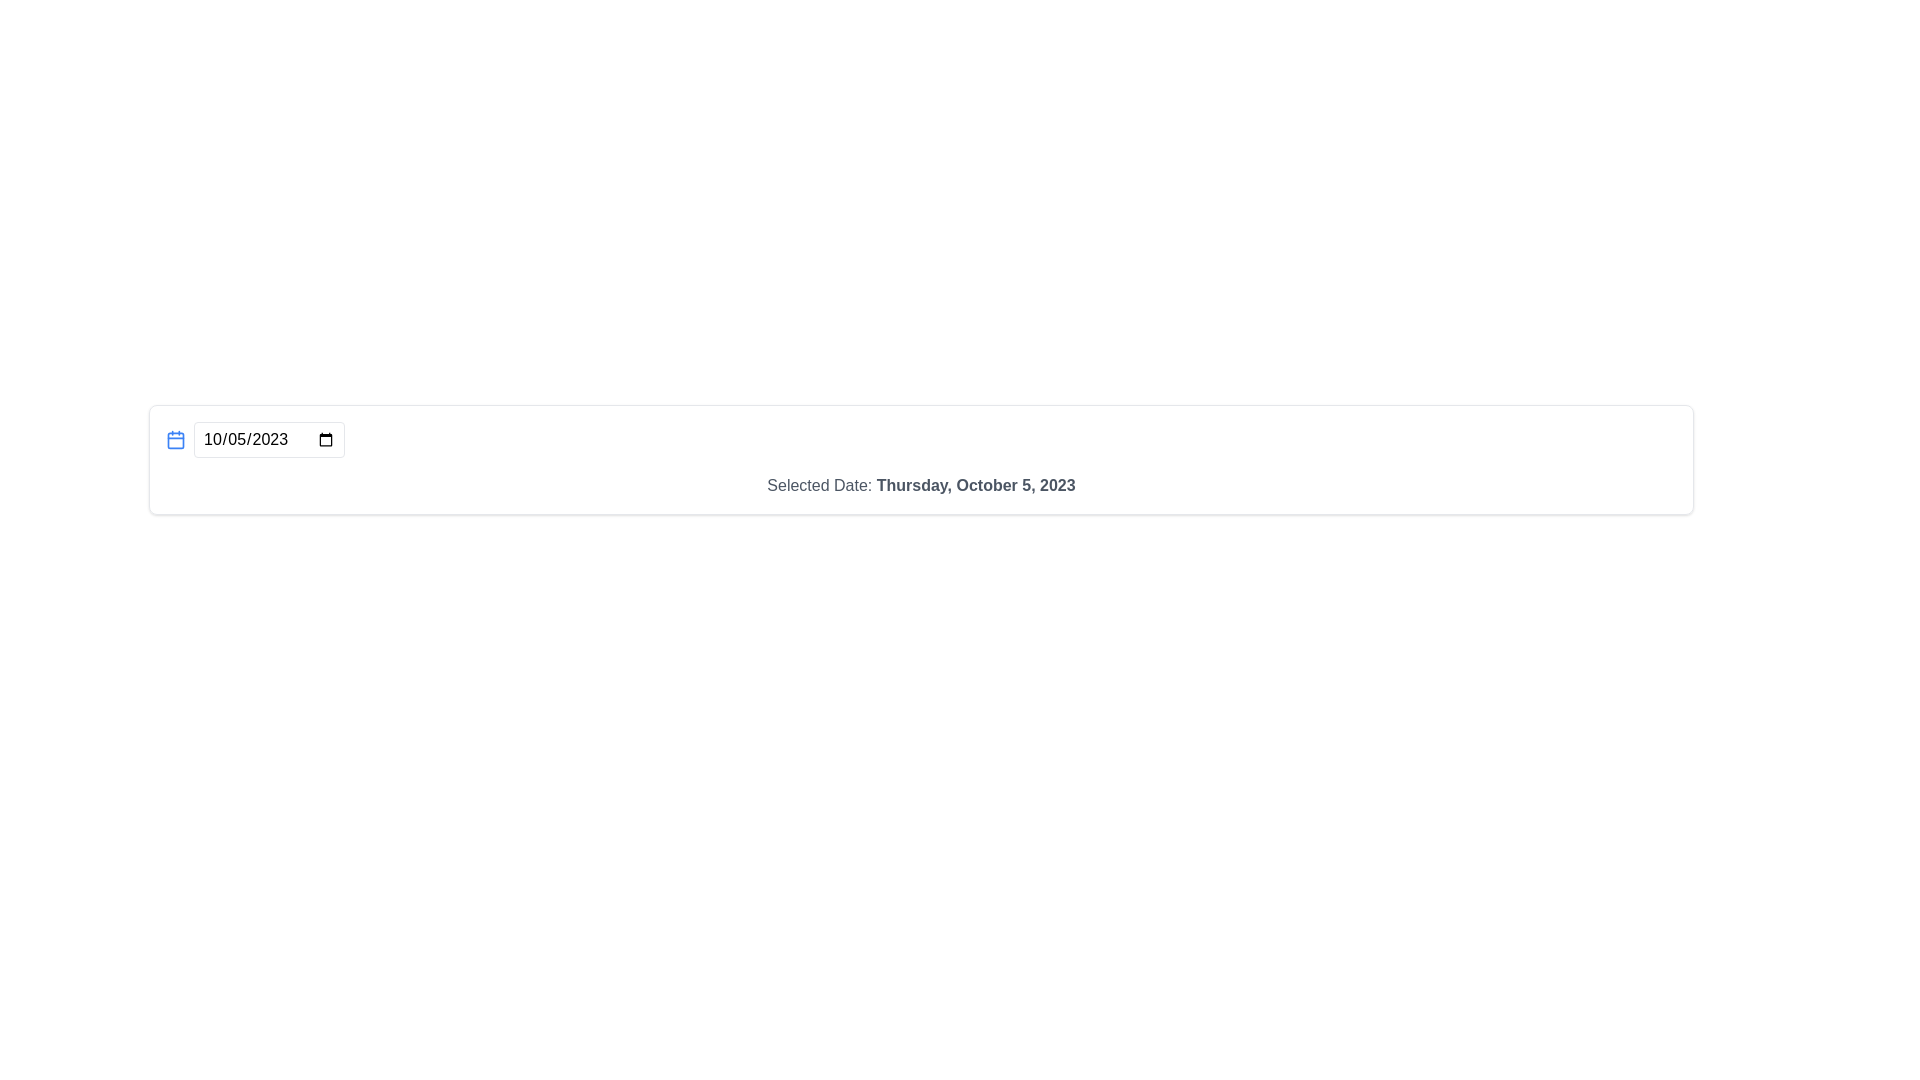 This screenshot has height=1080, width=1920. I want to click on the decorative rectangular shape with rounded corners, which is centrally positioned within the blue-stroked calendar icon, located to the left of the date input field, so click(176, 438).